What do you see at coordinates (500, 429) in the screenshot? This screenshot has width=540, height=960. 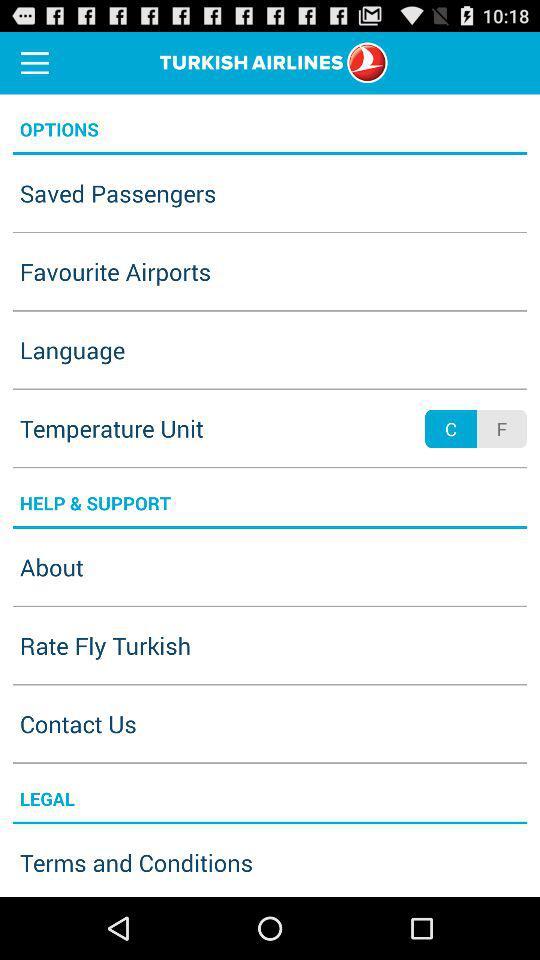 I see `the app to the right of c icon` at bounding box center [500, 429].